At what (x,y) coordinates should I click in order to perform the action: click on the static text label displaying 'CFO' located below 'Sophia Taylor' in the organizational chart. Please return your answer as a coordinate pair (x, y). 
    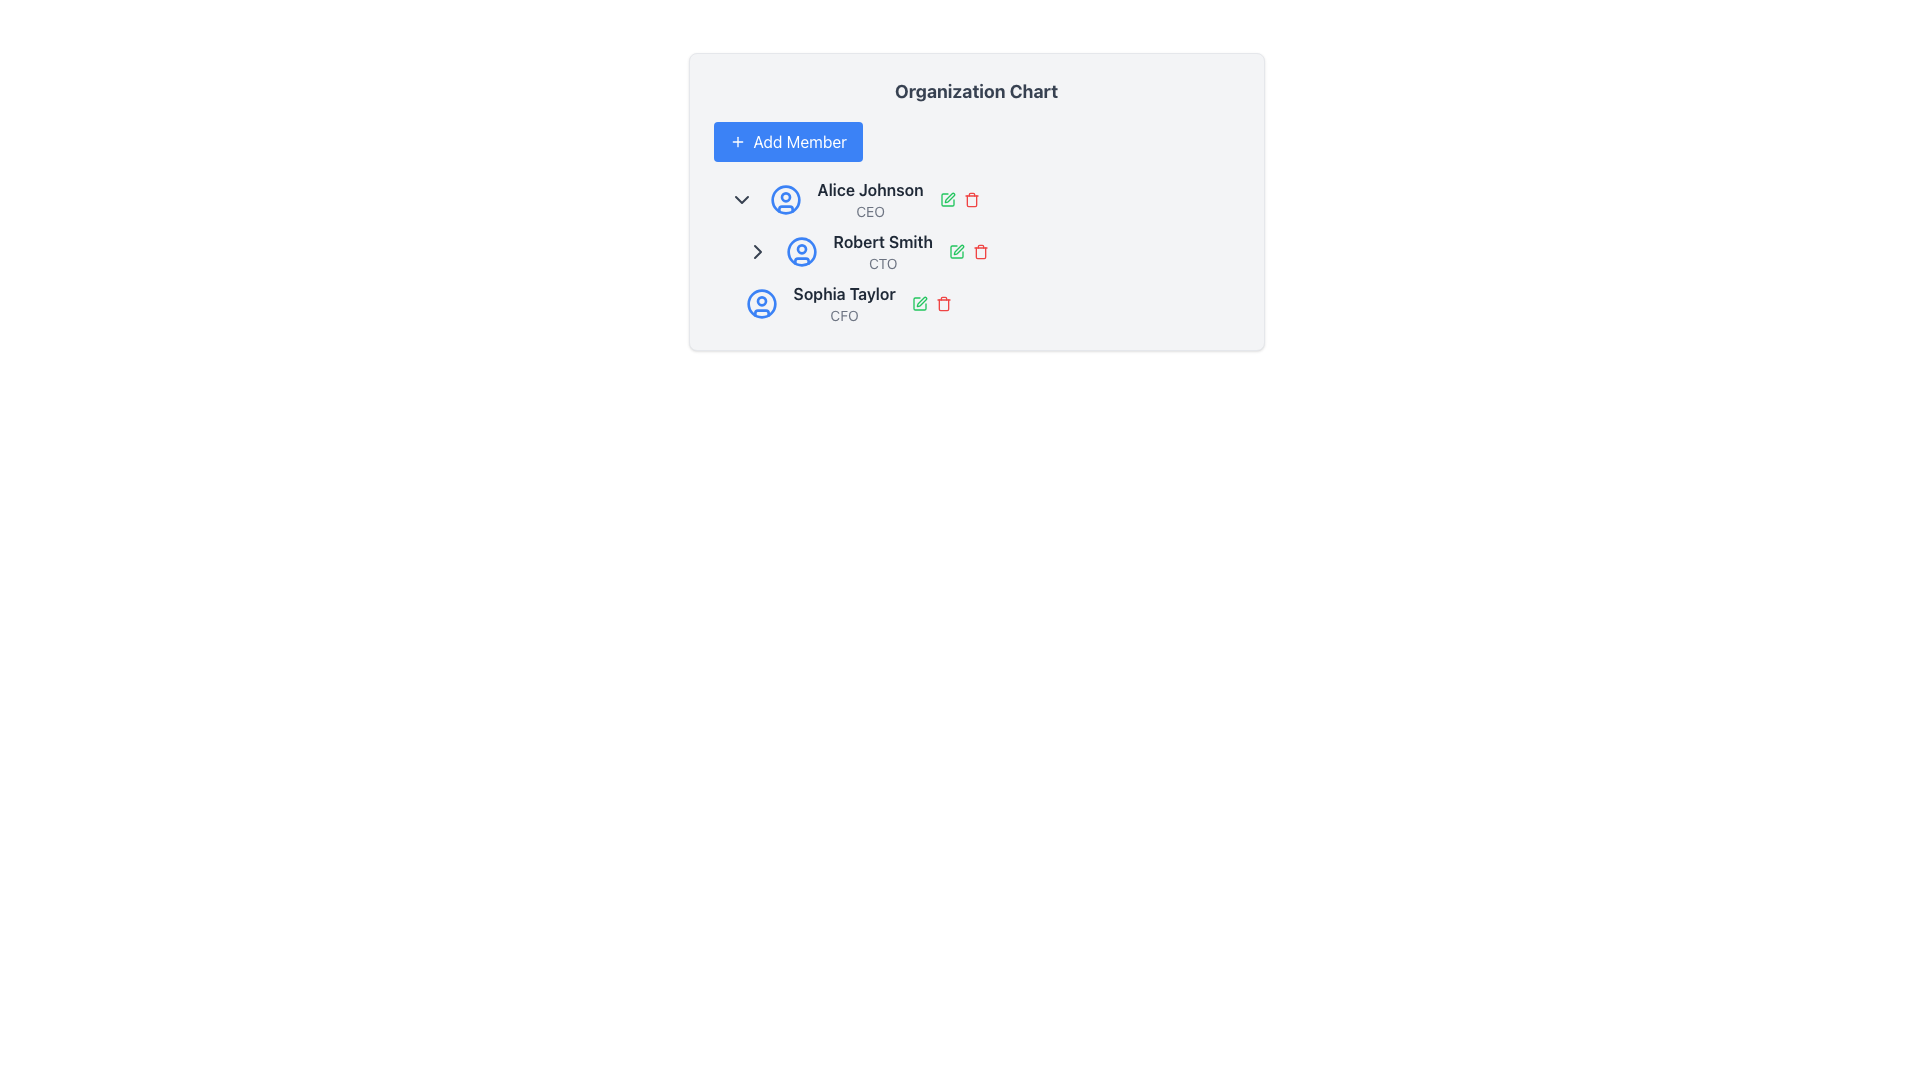
    Looking at the image, I should click on (844, 315).